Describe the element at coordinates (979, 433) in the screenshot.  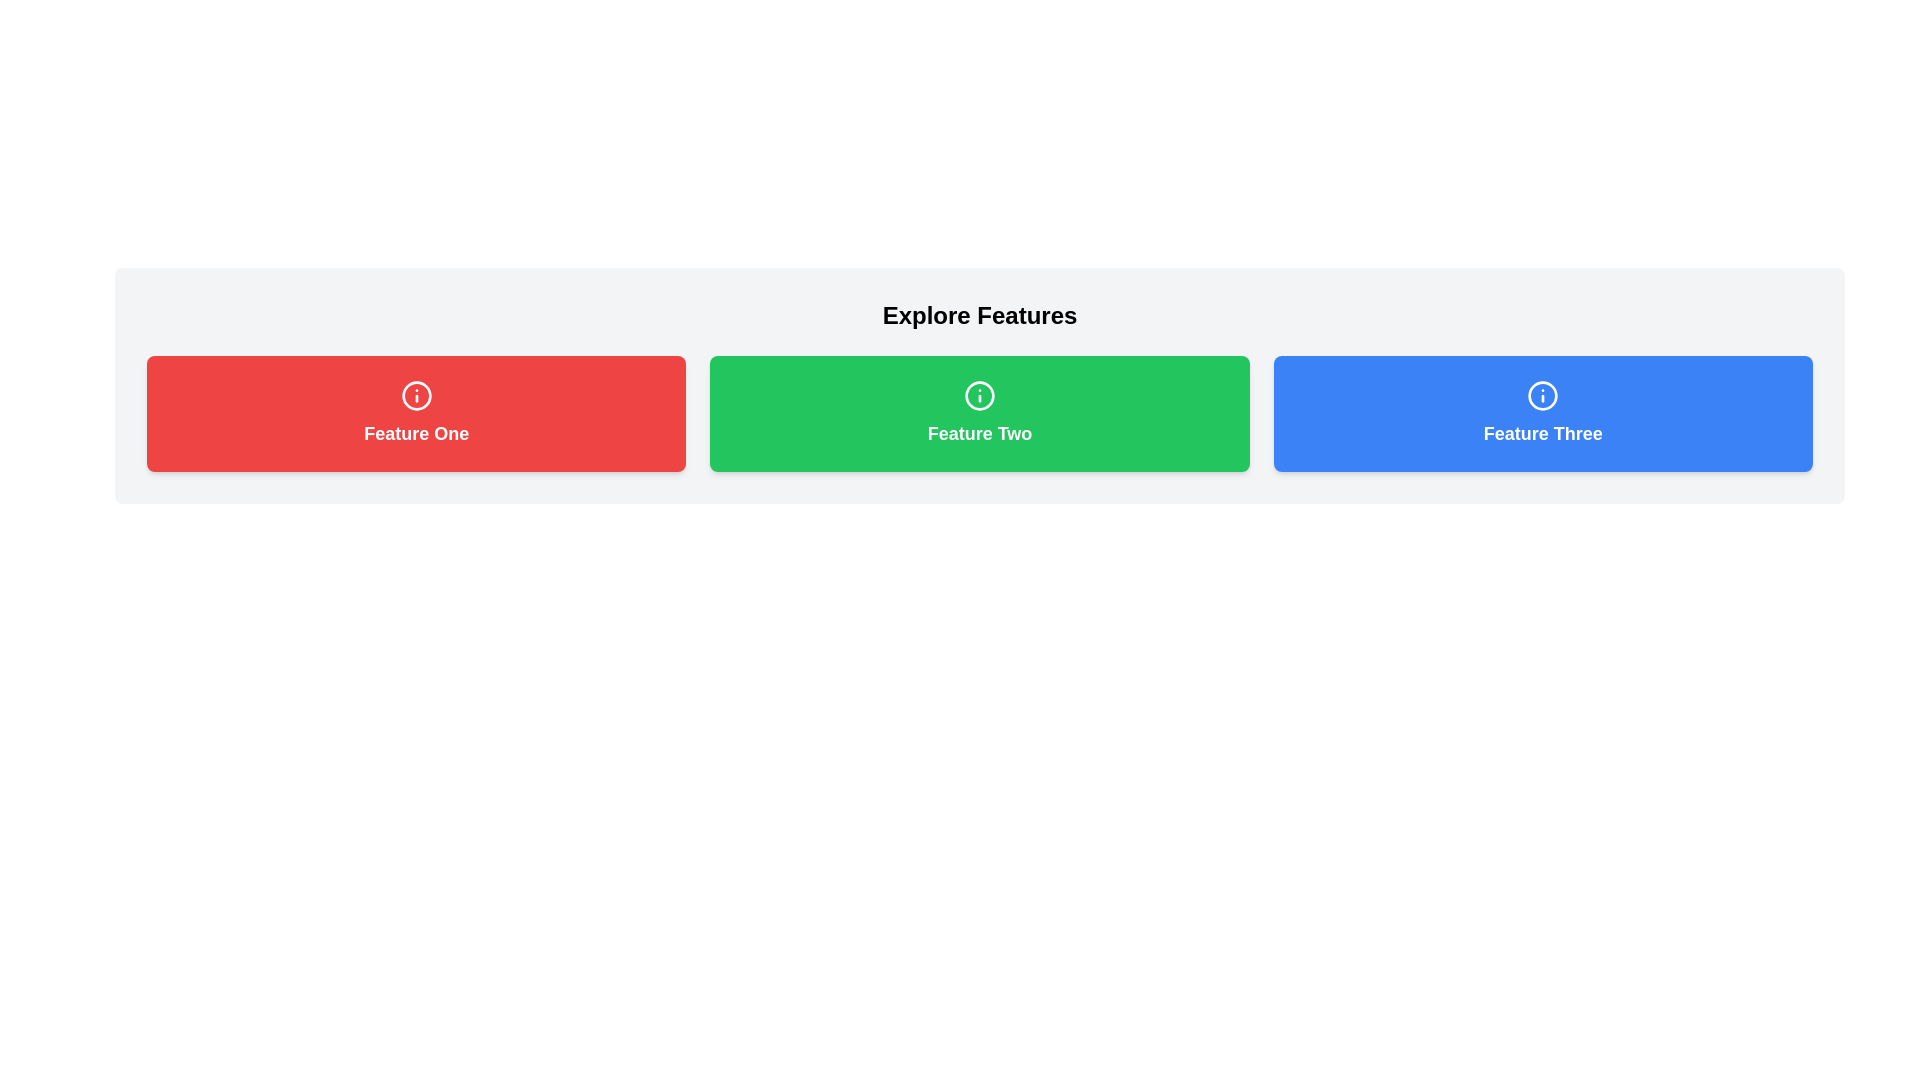
I see `the text label displaying 'Feature Two', which is centered in the second green card with rounded corners` at that location.